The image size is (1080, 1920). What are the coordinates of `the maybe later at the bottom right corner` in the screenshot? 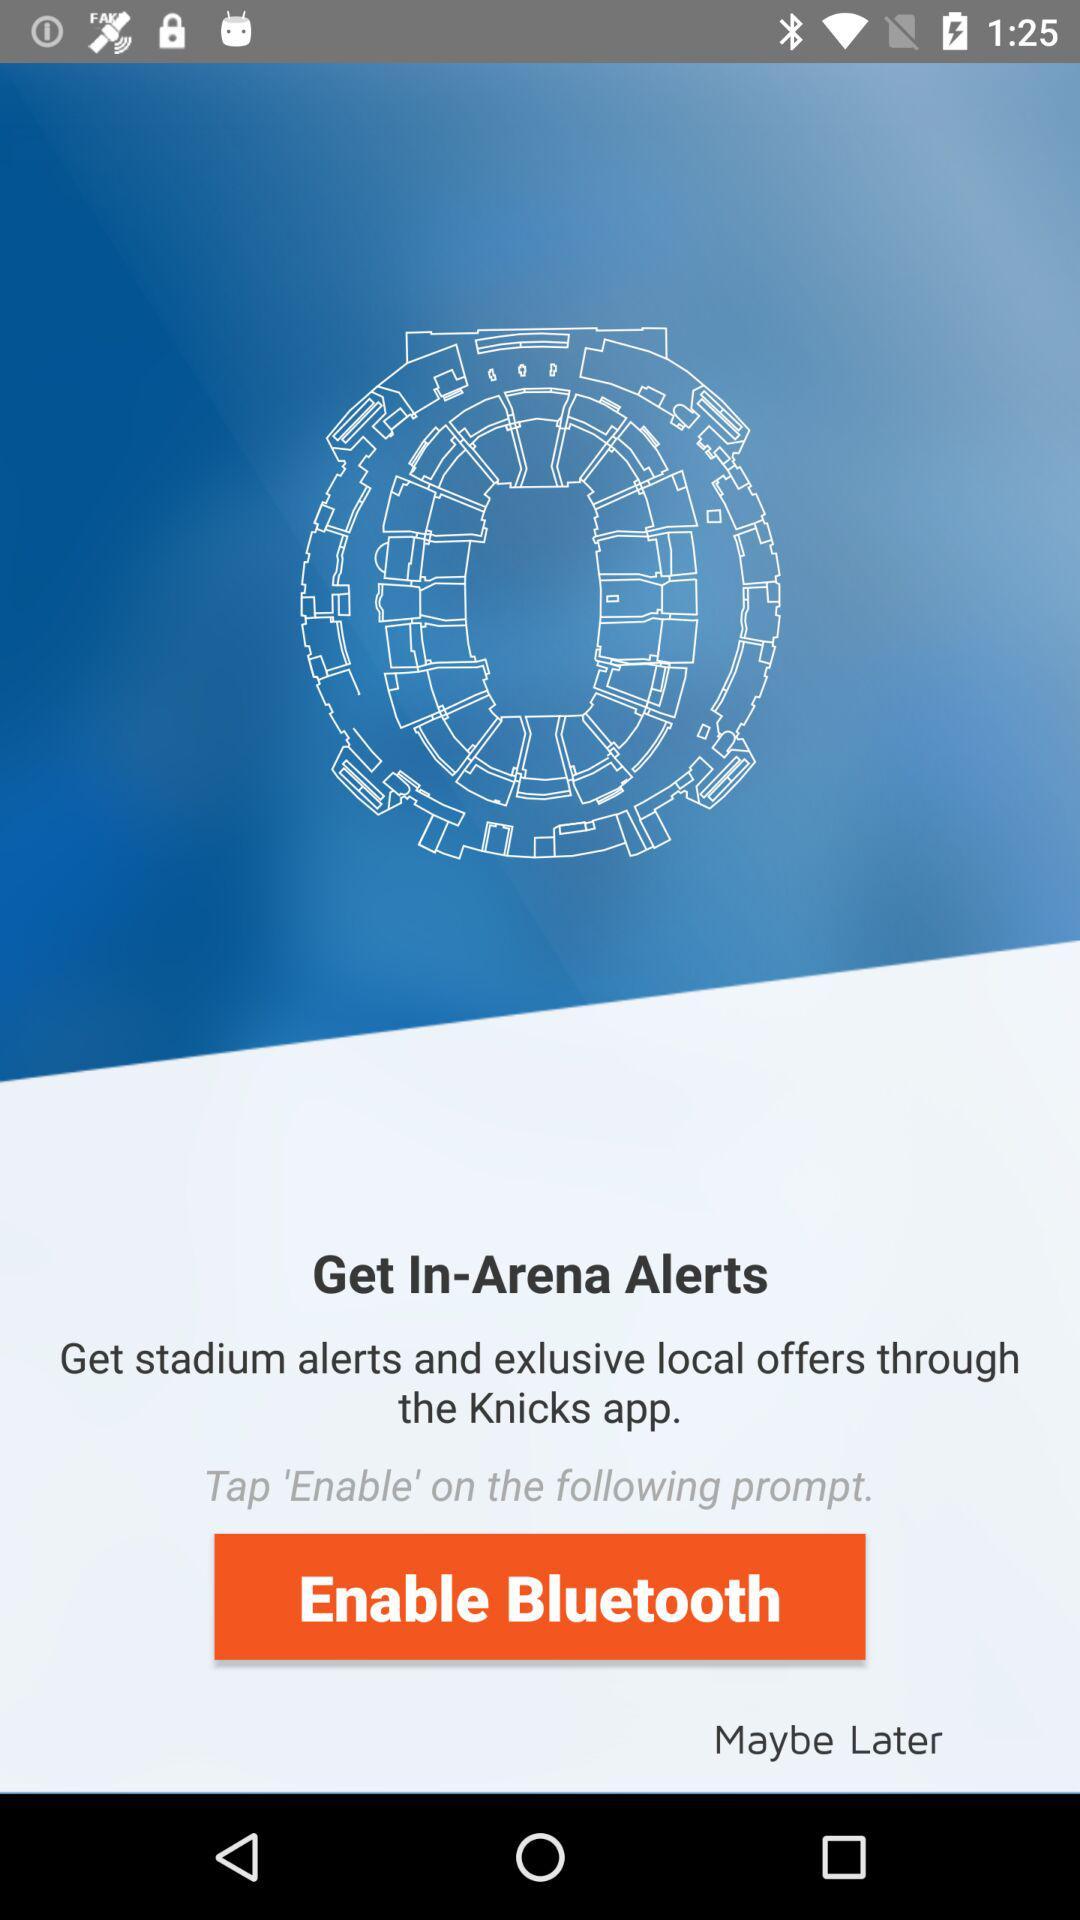 It's located at (828, 1736).